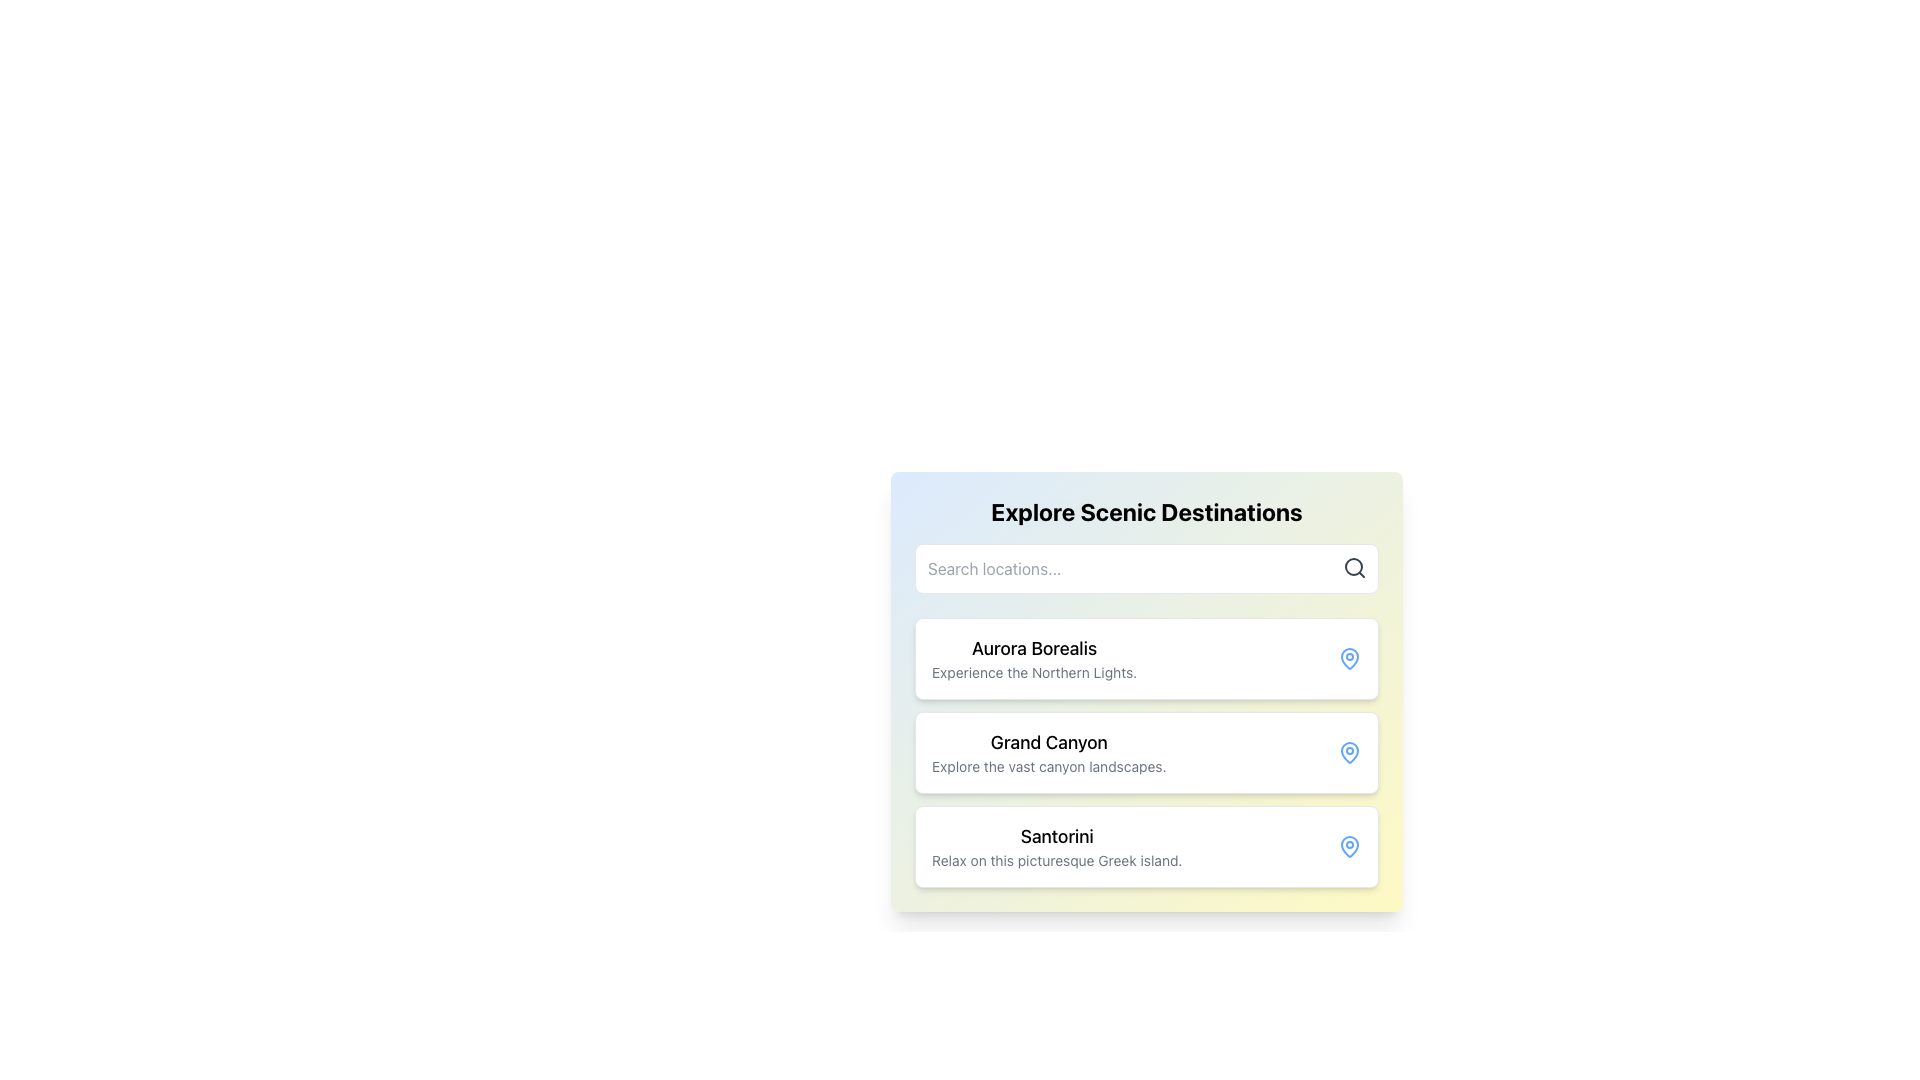 The image size is (1920, 1080). What do you see at coordinates (1034, 648) in the screenshot?
I see `the Text Label that serves as the title for the associated card, which is located at the top portion of the card component in the 'Explore Scenic Destinations' section` at bounding box center [1034, 648].